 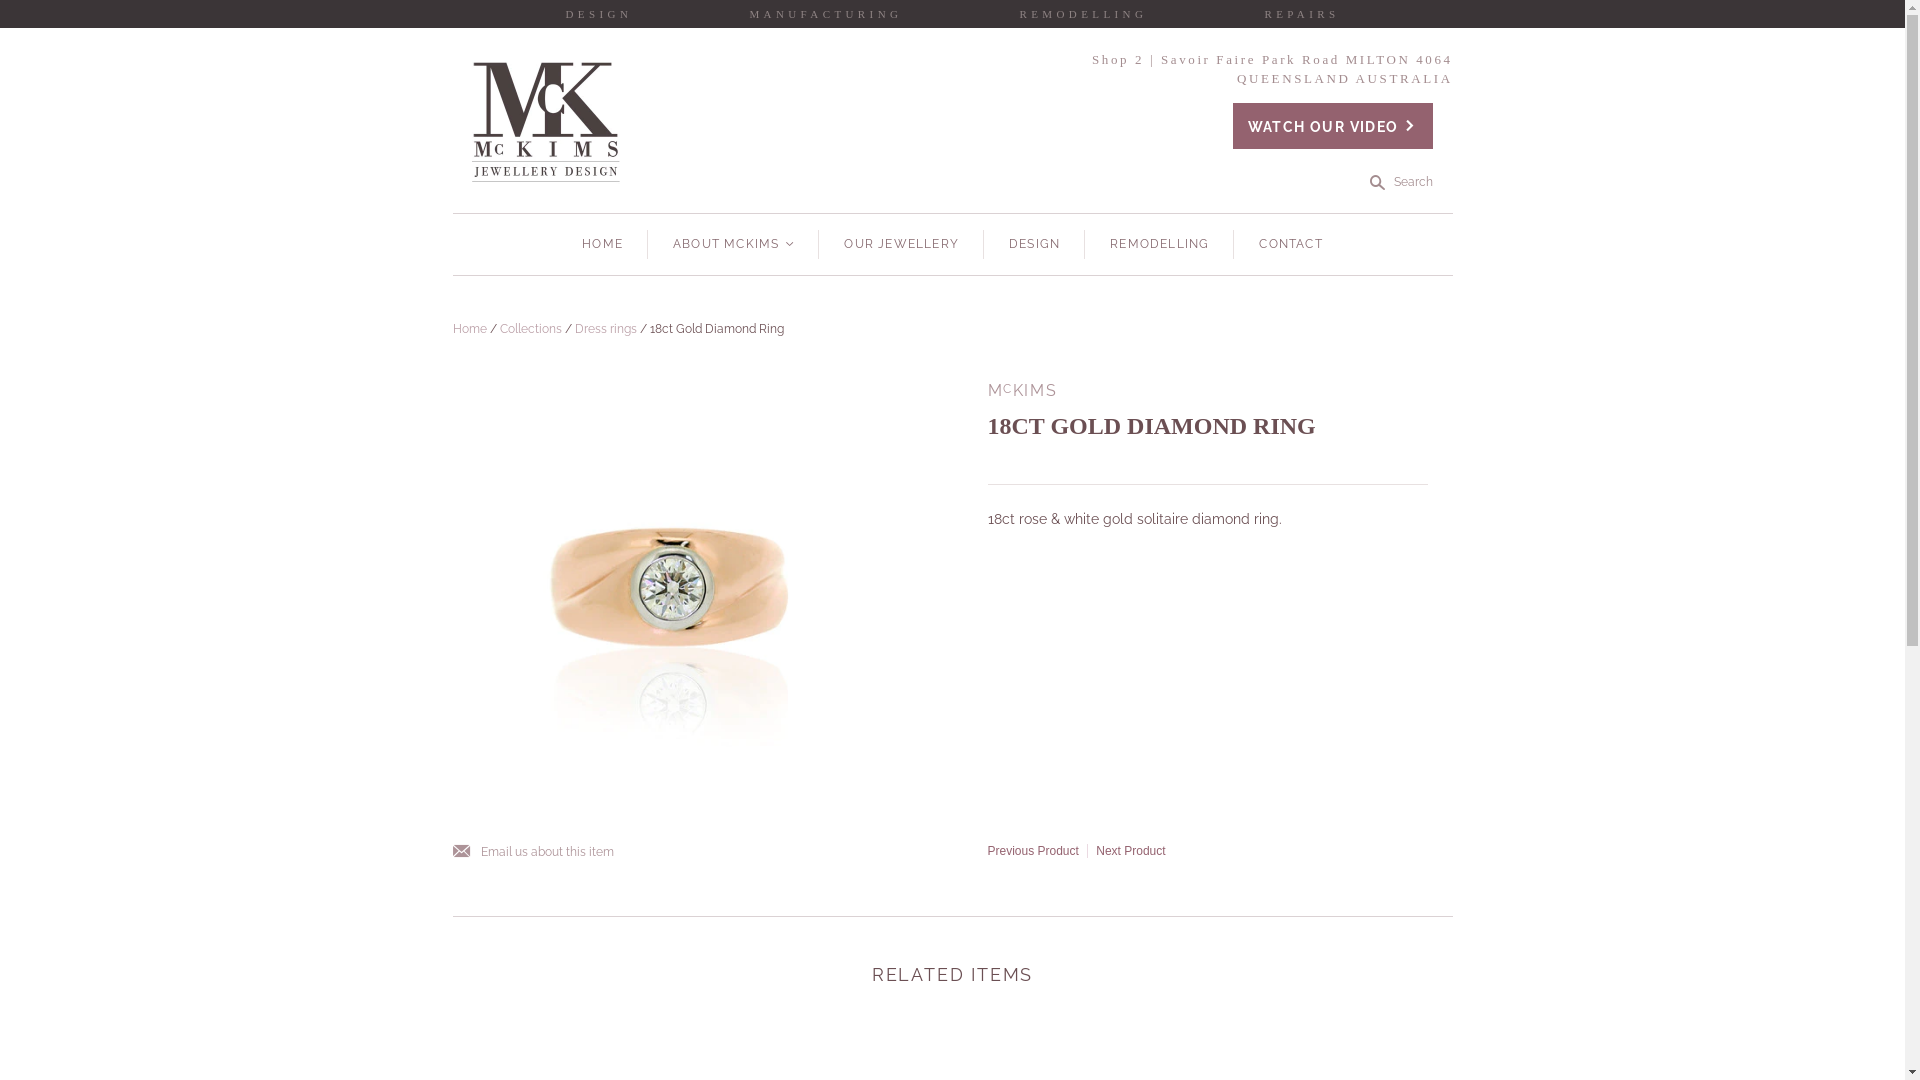 I want to click on 'Home', so click(x=468, y=327).